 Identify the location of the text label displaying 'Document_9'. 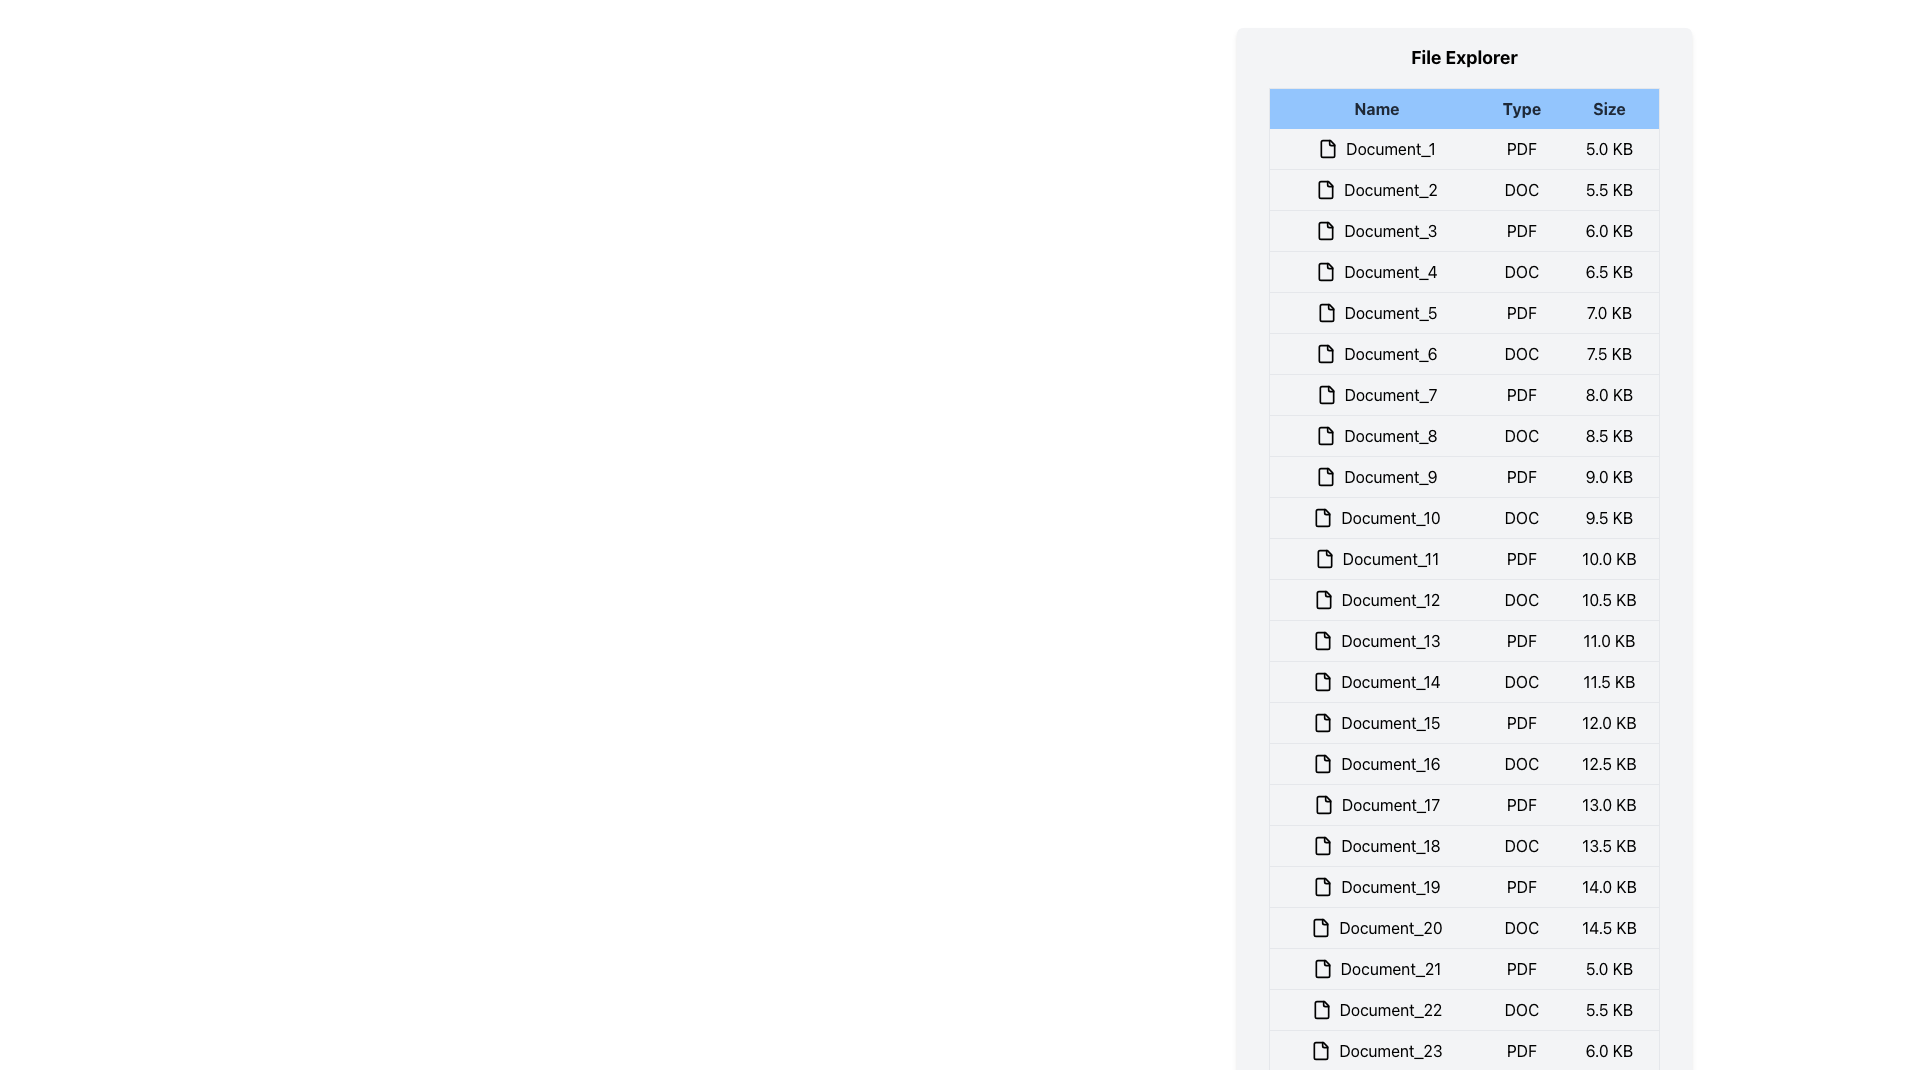
(1376, 477).